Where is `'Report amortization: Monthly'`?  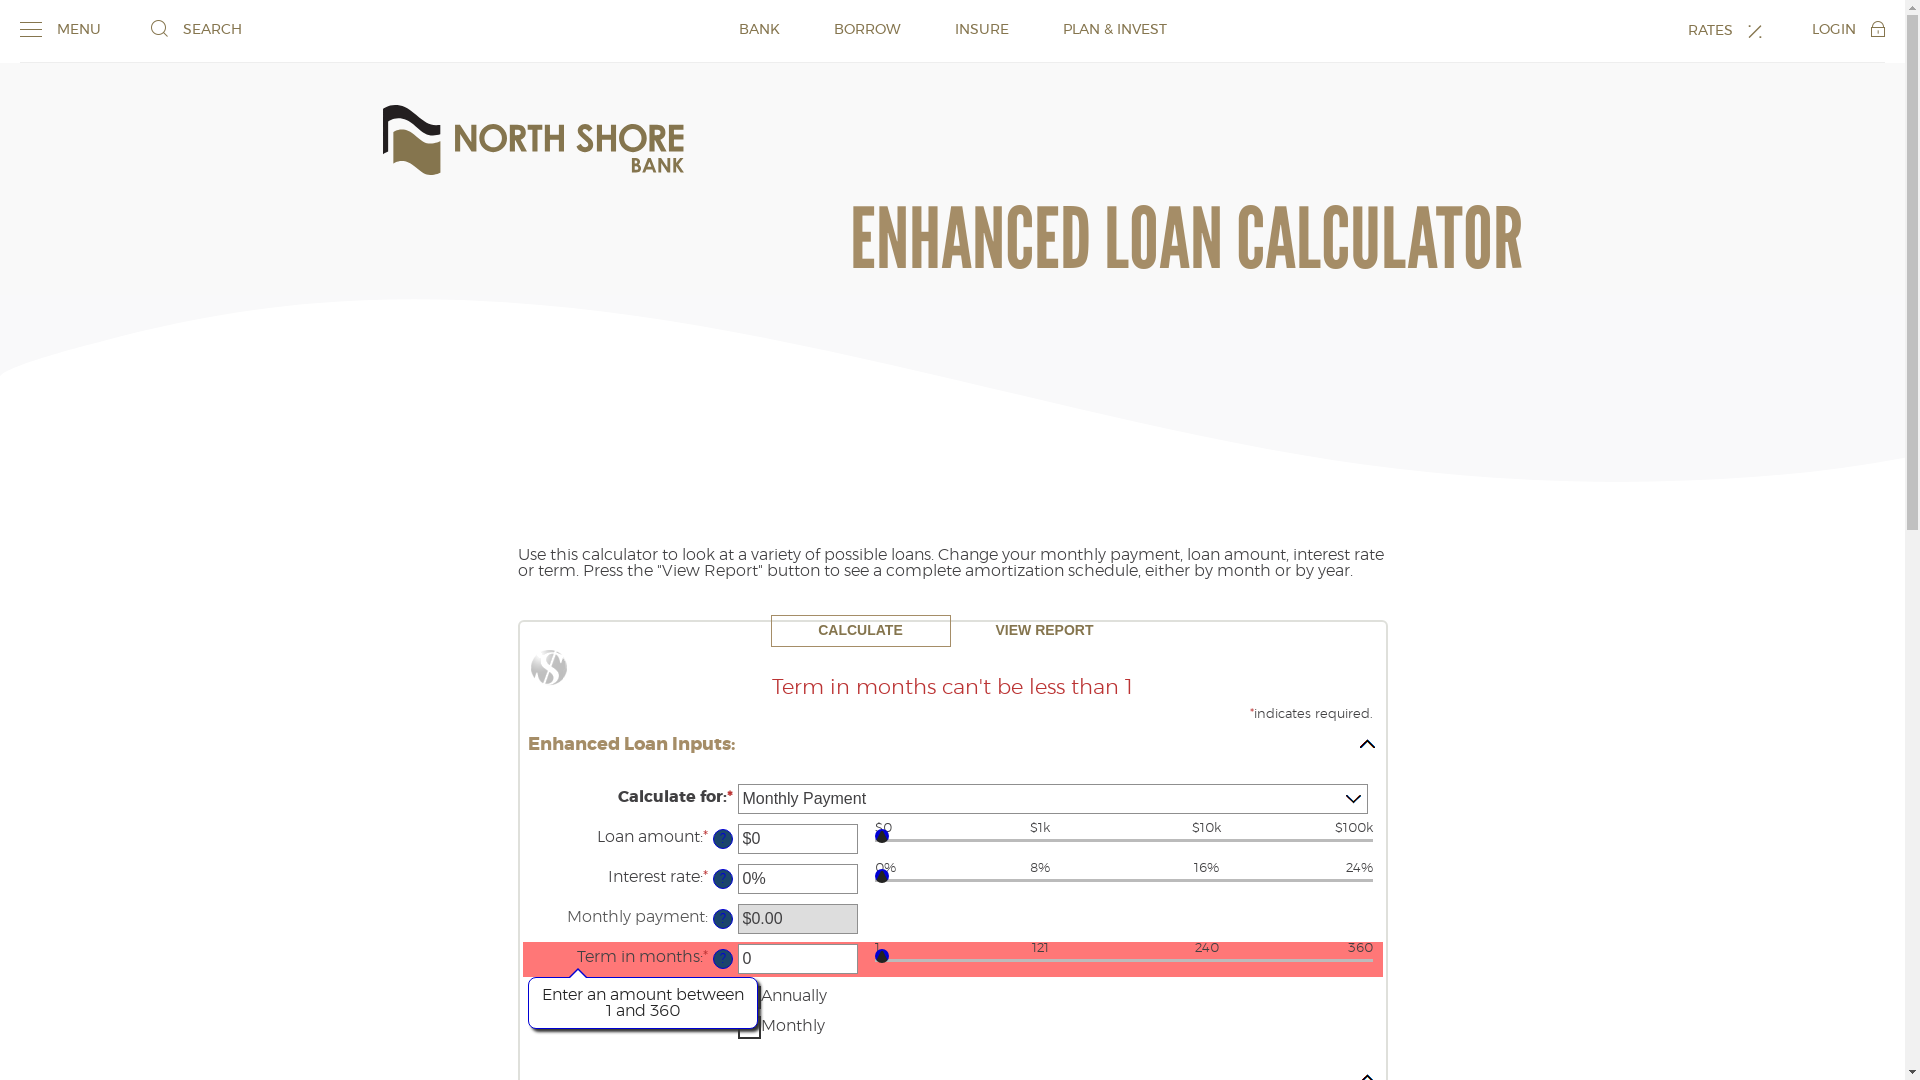 'Report amortization: Monthly' is located at coordinates (748, 1027).